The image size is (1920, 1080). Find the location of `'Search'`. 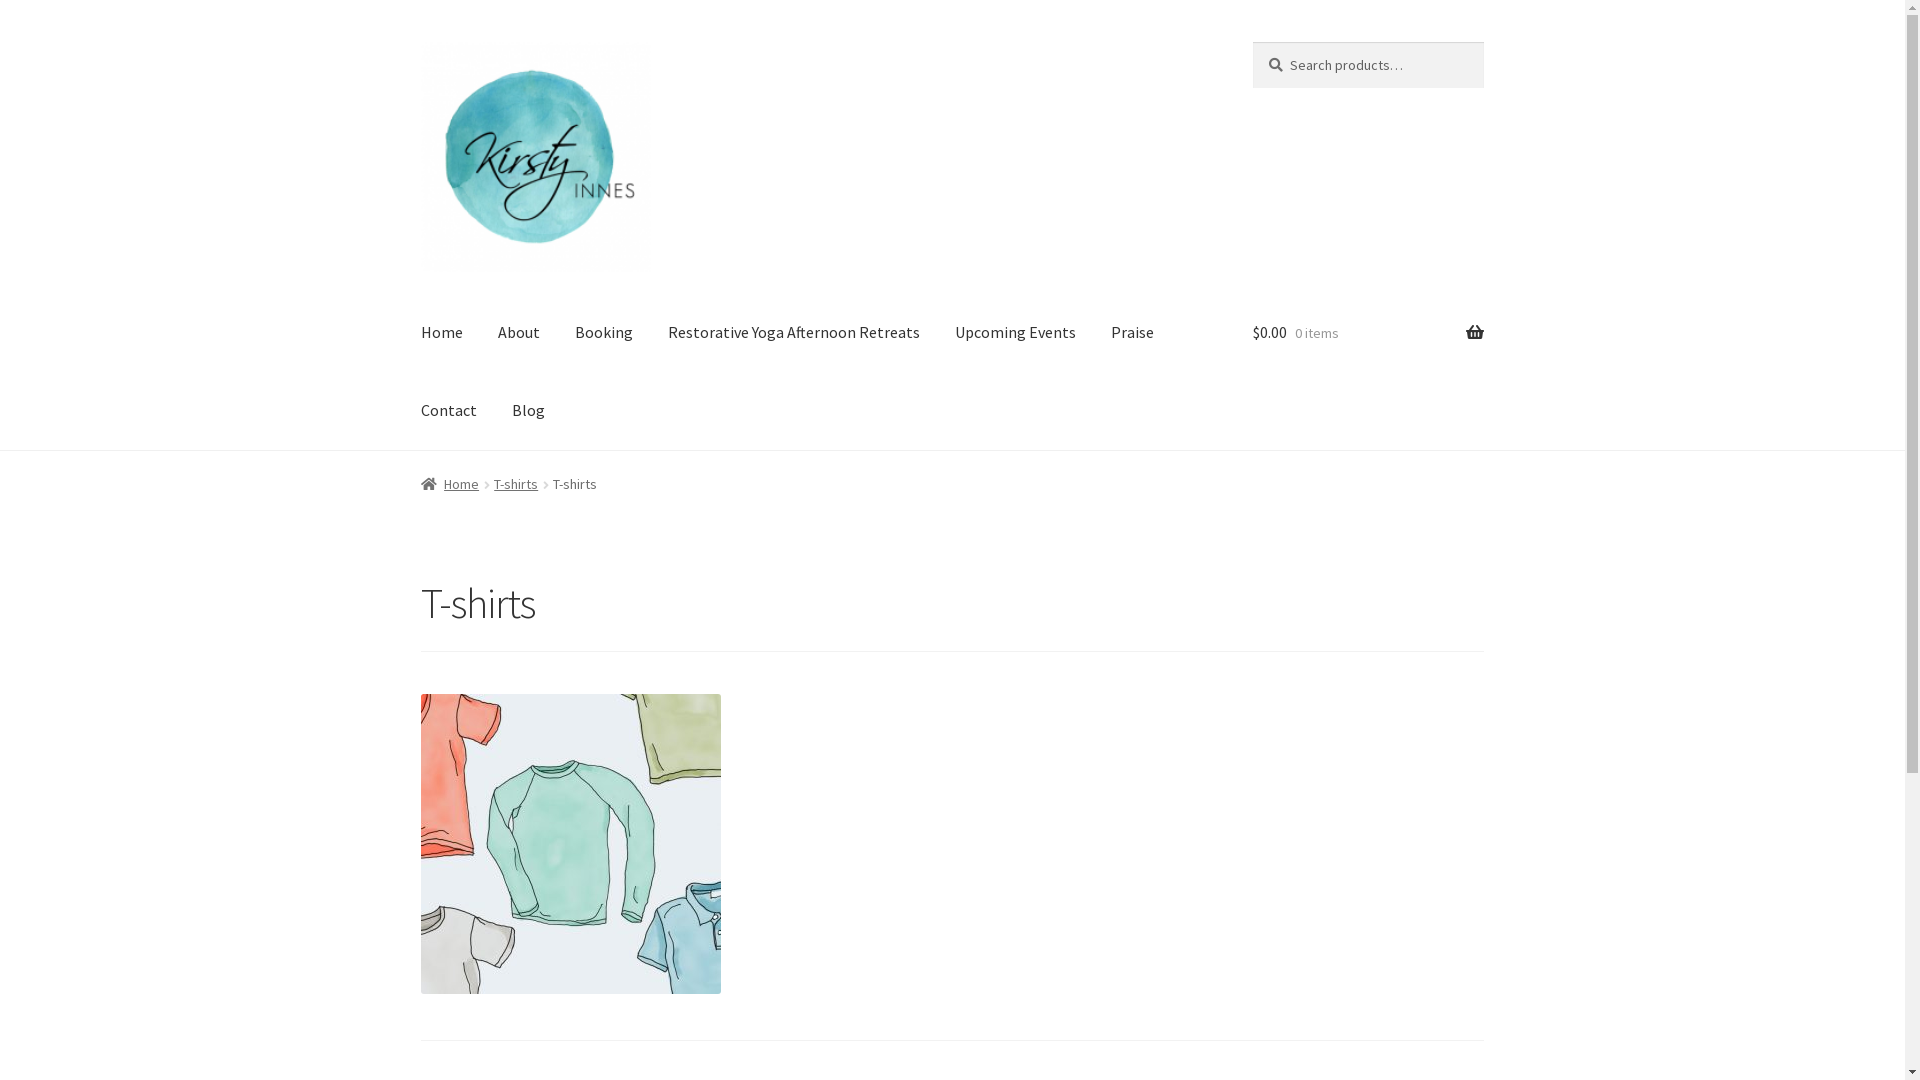

'Search' is located at coordinates (1251, 41).